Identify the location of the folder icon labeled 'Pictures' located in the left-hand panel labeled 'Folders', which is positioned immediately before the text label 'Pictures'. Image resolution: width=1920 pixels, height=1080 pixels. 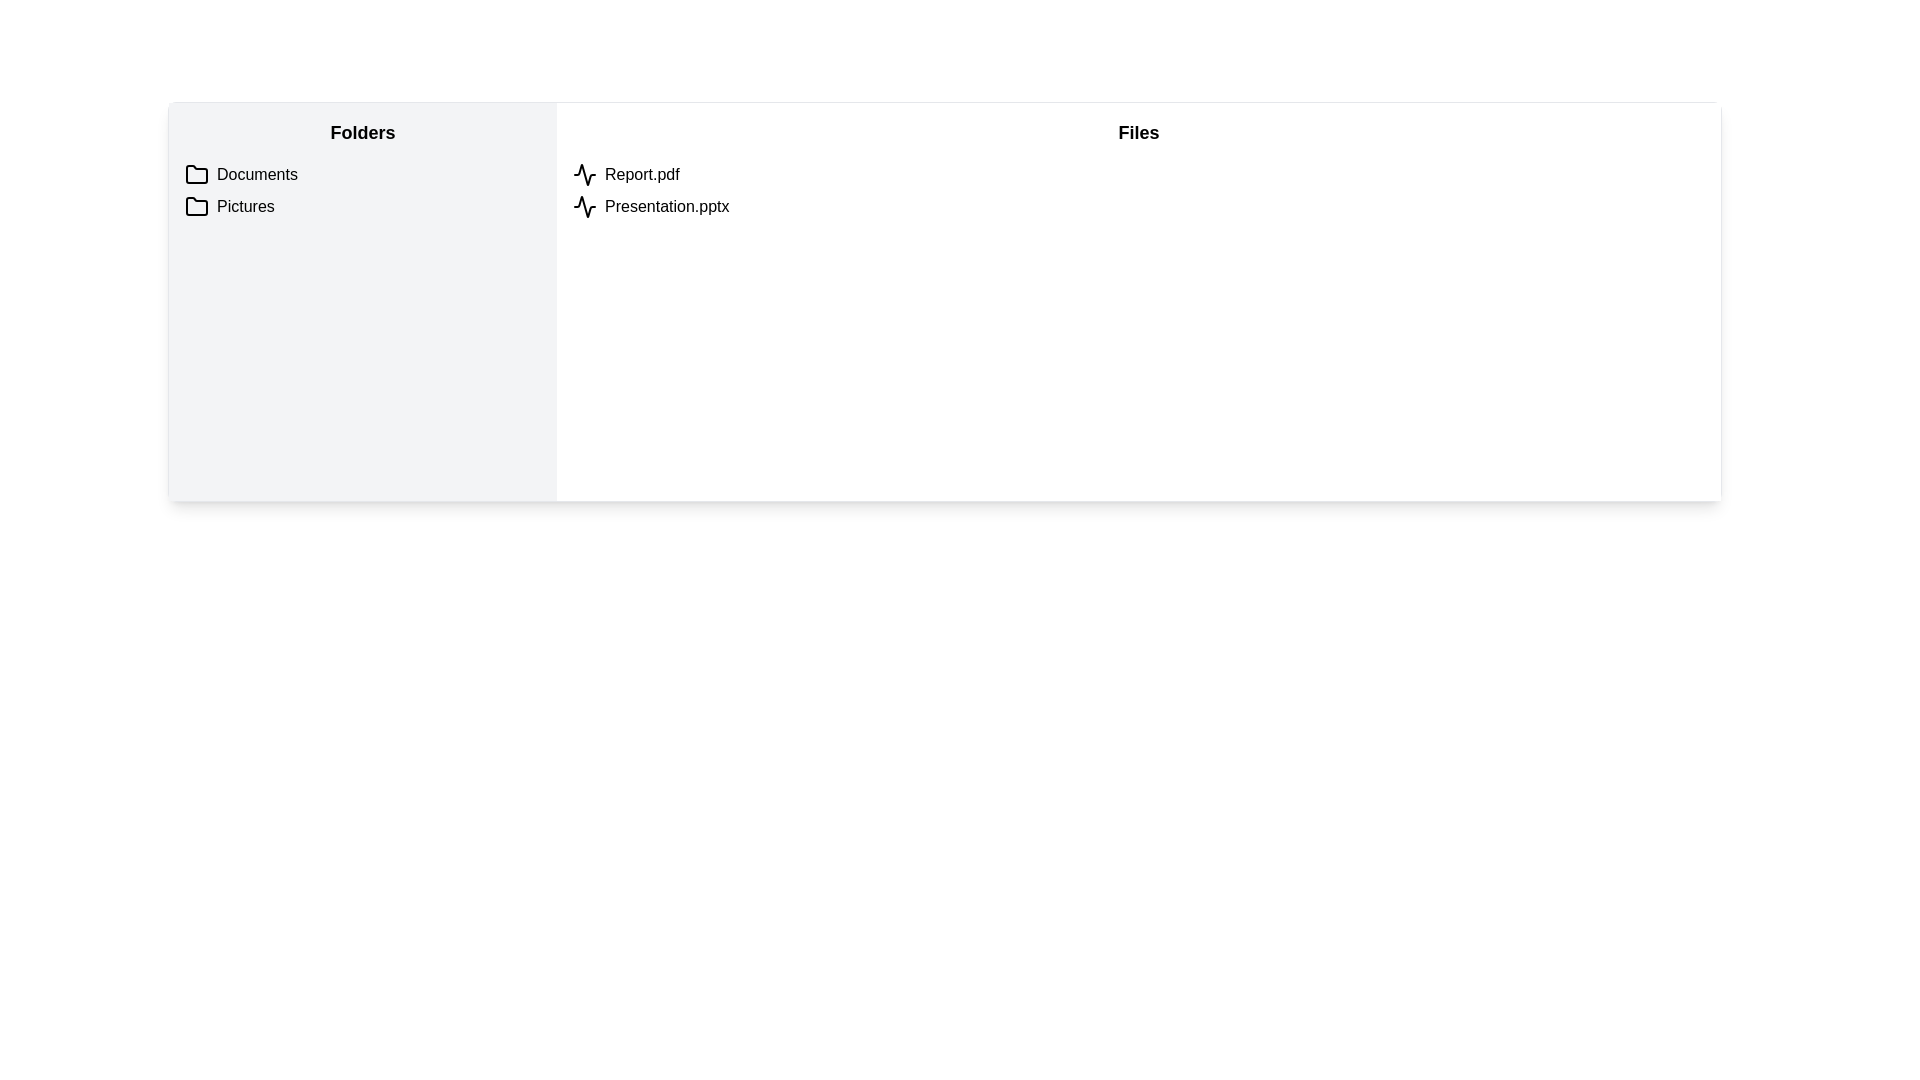
(196, 207).